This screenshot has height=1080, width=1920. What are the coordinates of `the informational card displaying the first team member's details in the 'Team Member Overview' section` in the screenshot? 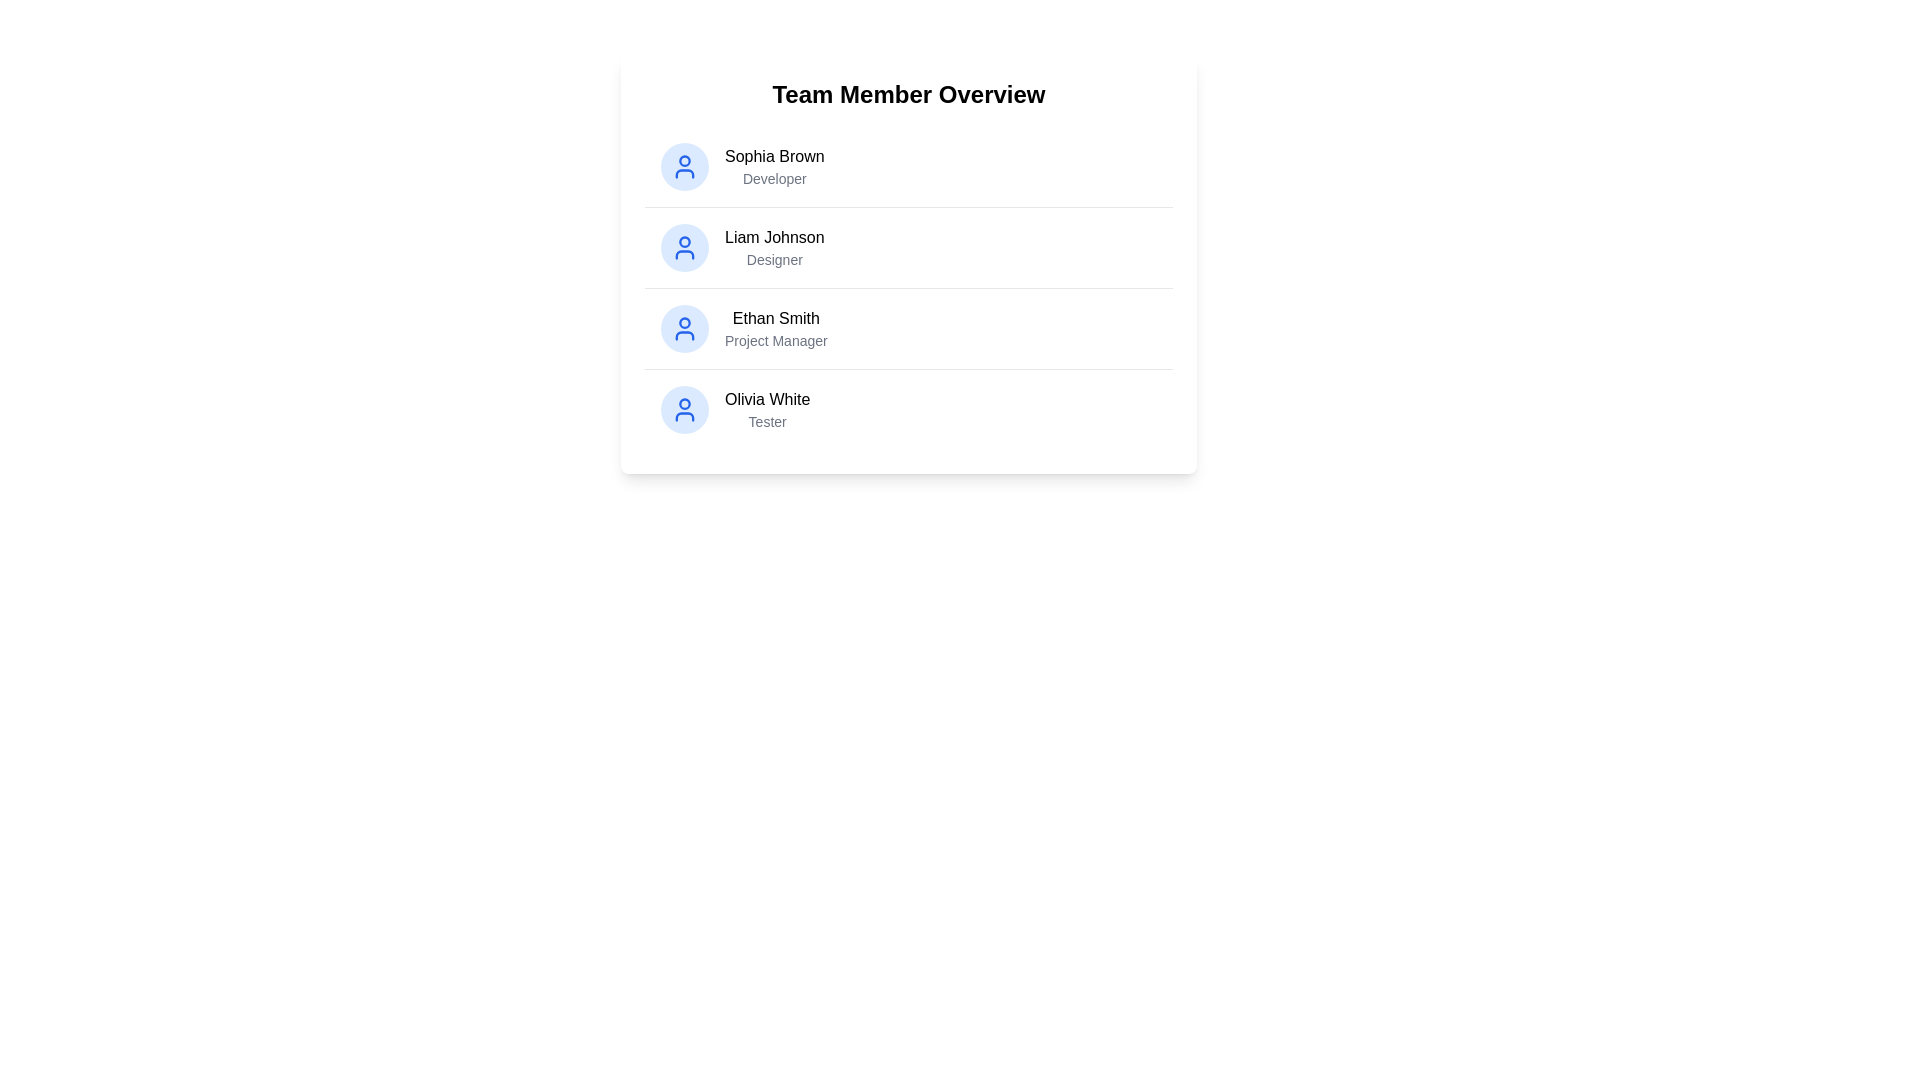 It's located at (907, 165).